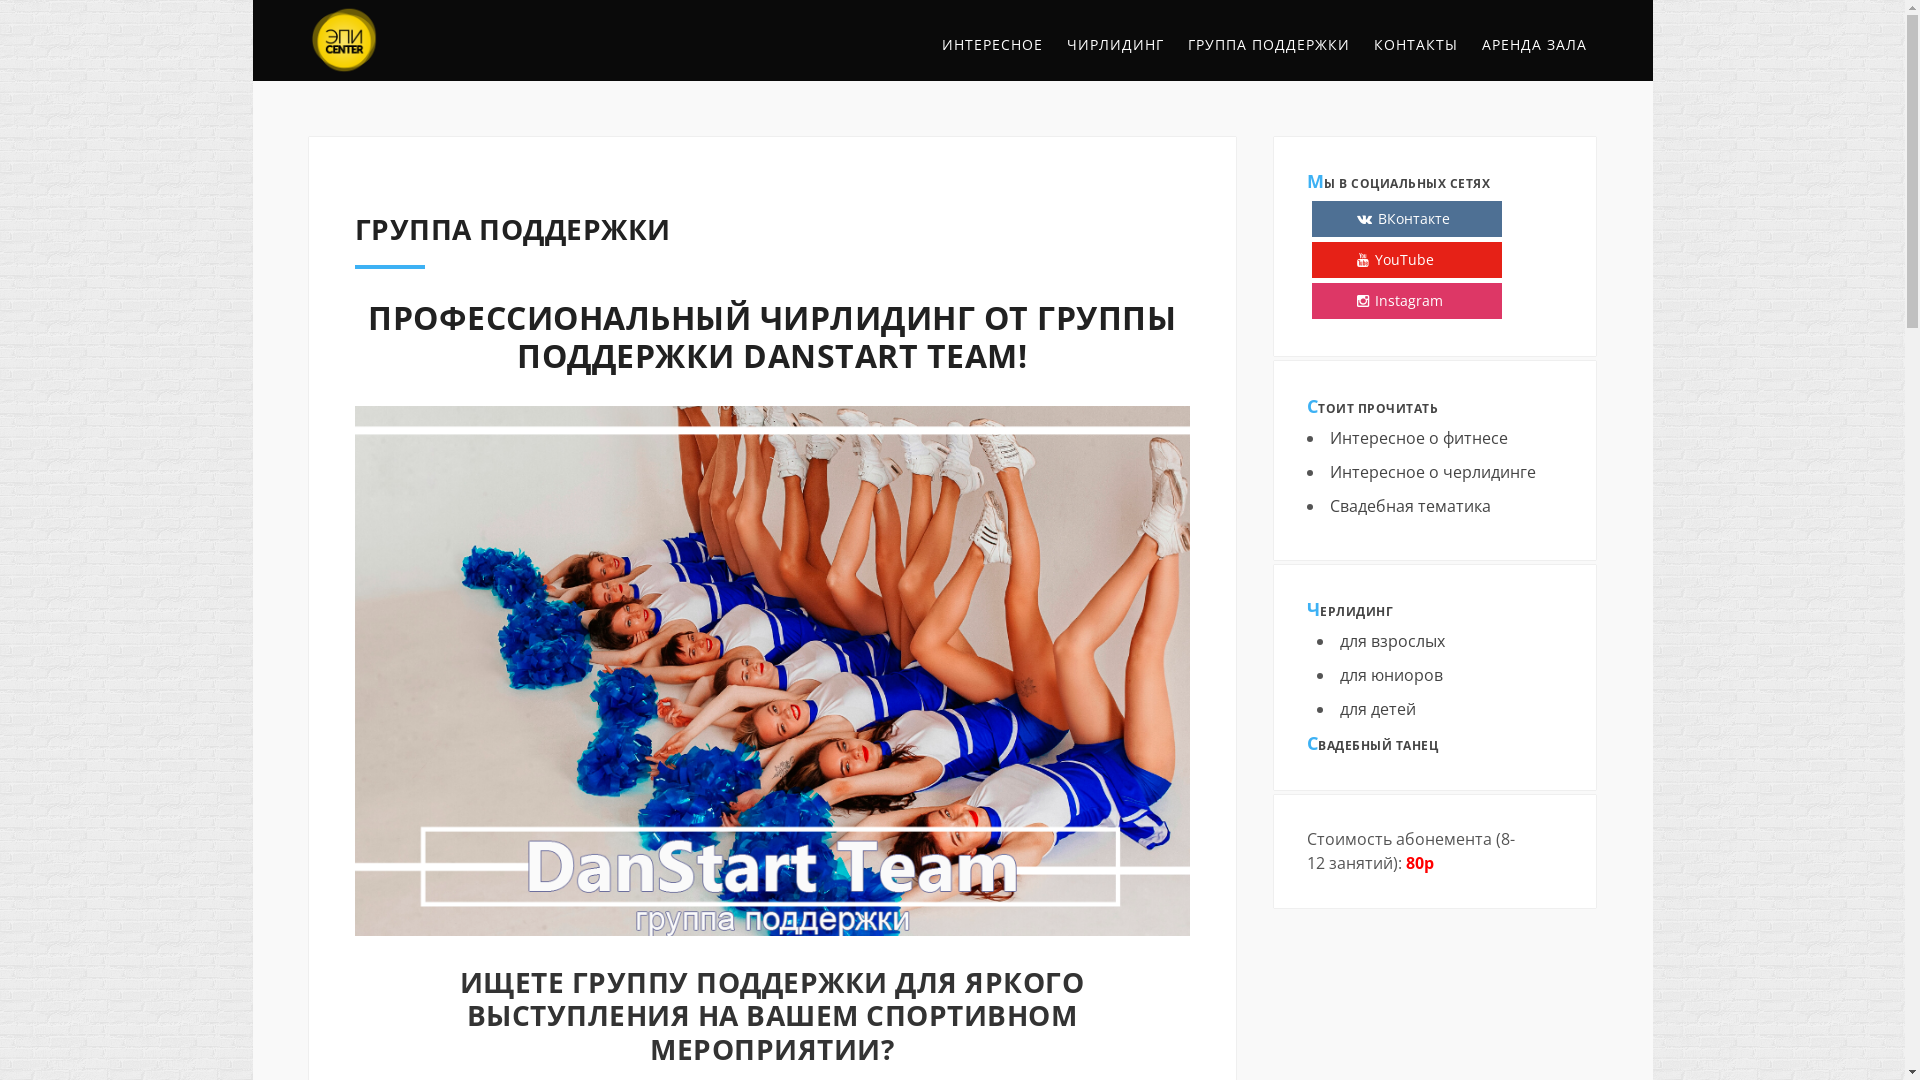  What do you see at coordinates (1306, 300) in the screenshot?
I see `'Instagram'` at bounding box center [1306, 300].